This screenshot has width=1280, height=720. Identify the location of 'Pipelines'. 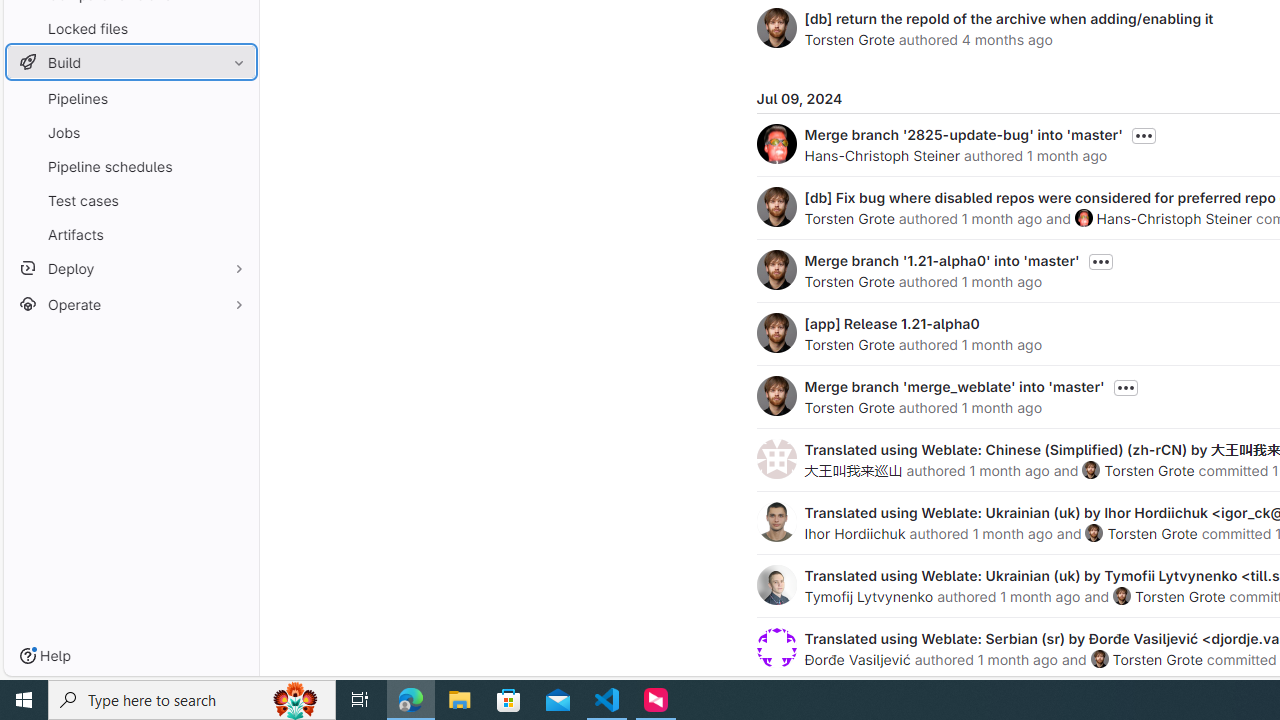
(130, 98).